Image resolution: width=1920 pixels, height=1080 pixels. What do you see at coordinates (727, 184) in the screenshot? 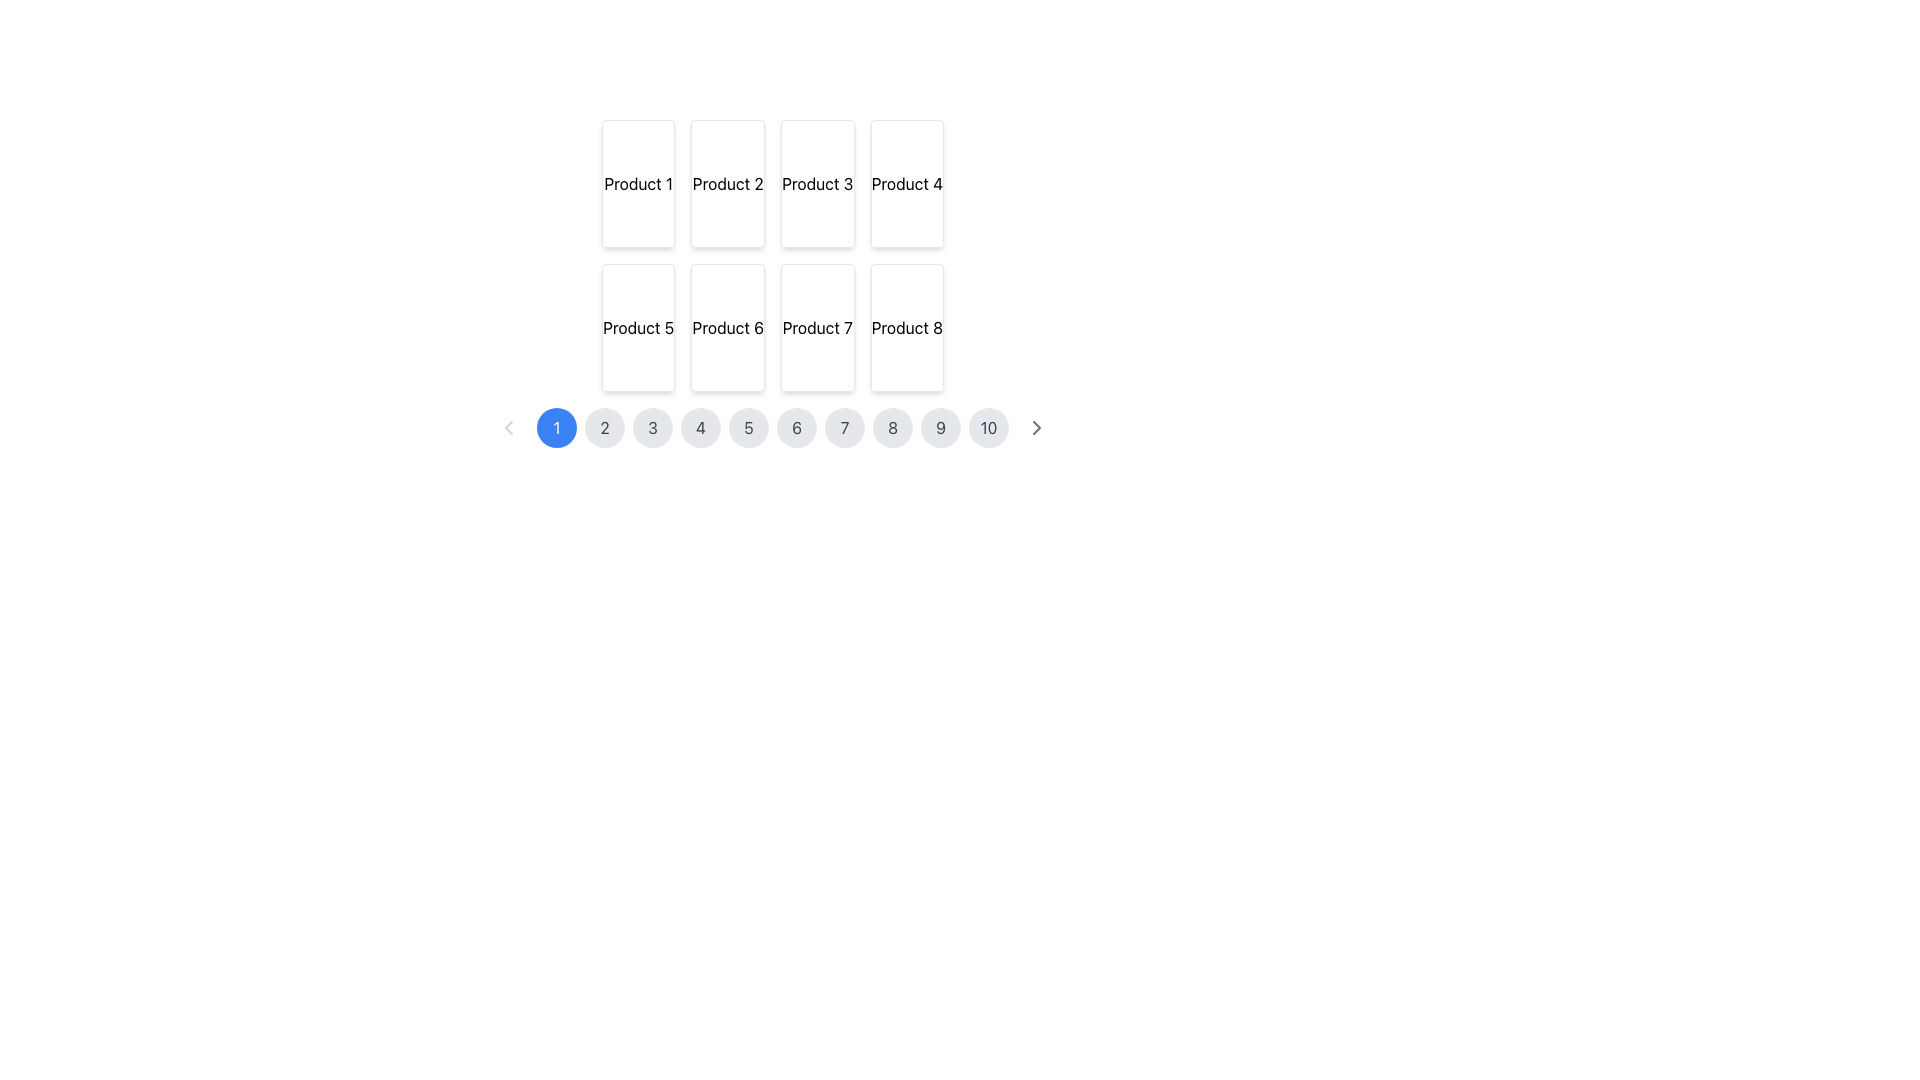
I see `the rectangular button labeled 'Product 2' with rounded corners and a thin gray border, located in the first row of a 4-column grid layout` at bounding box center [727, 184].